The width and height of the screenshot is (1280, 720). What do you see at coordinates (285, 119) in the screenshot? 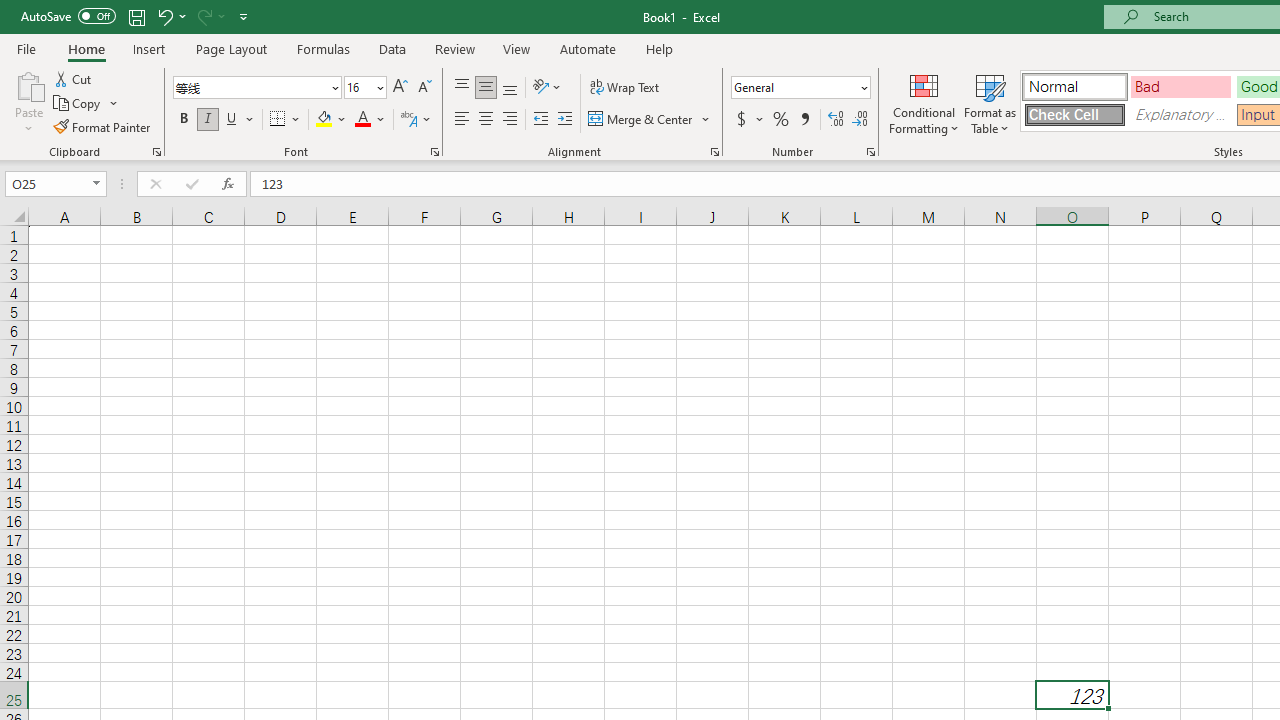
I see `'Borders'` at bounding box center [285, 119].